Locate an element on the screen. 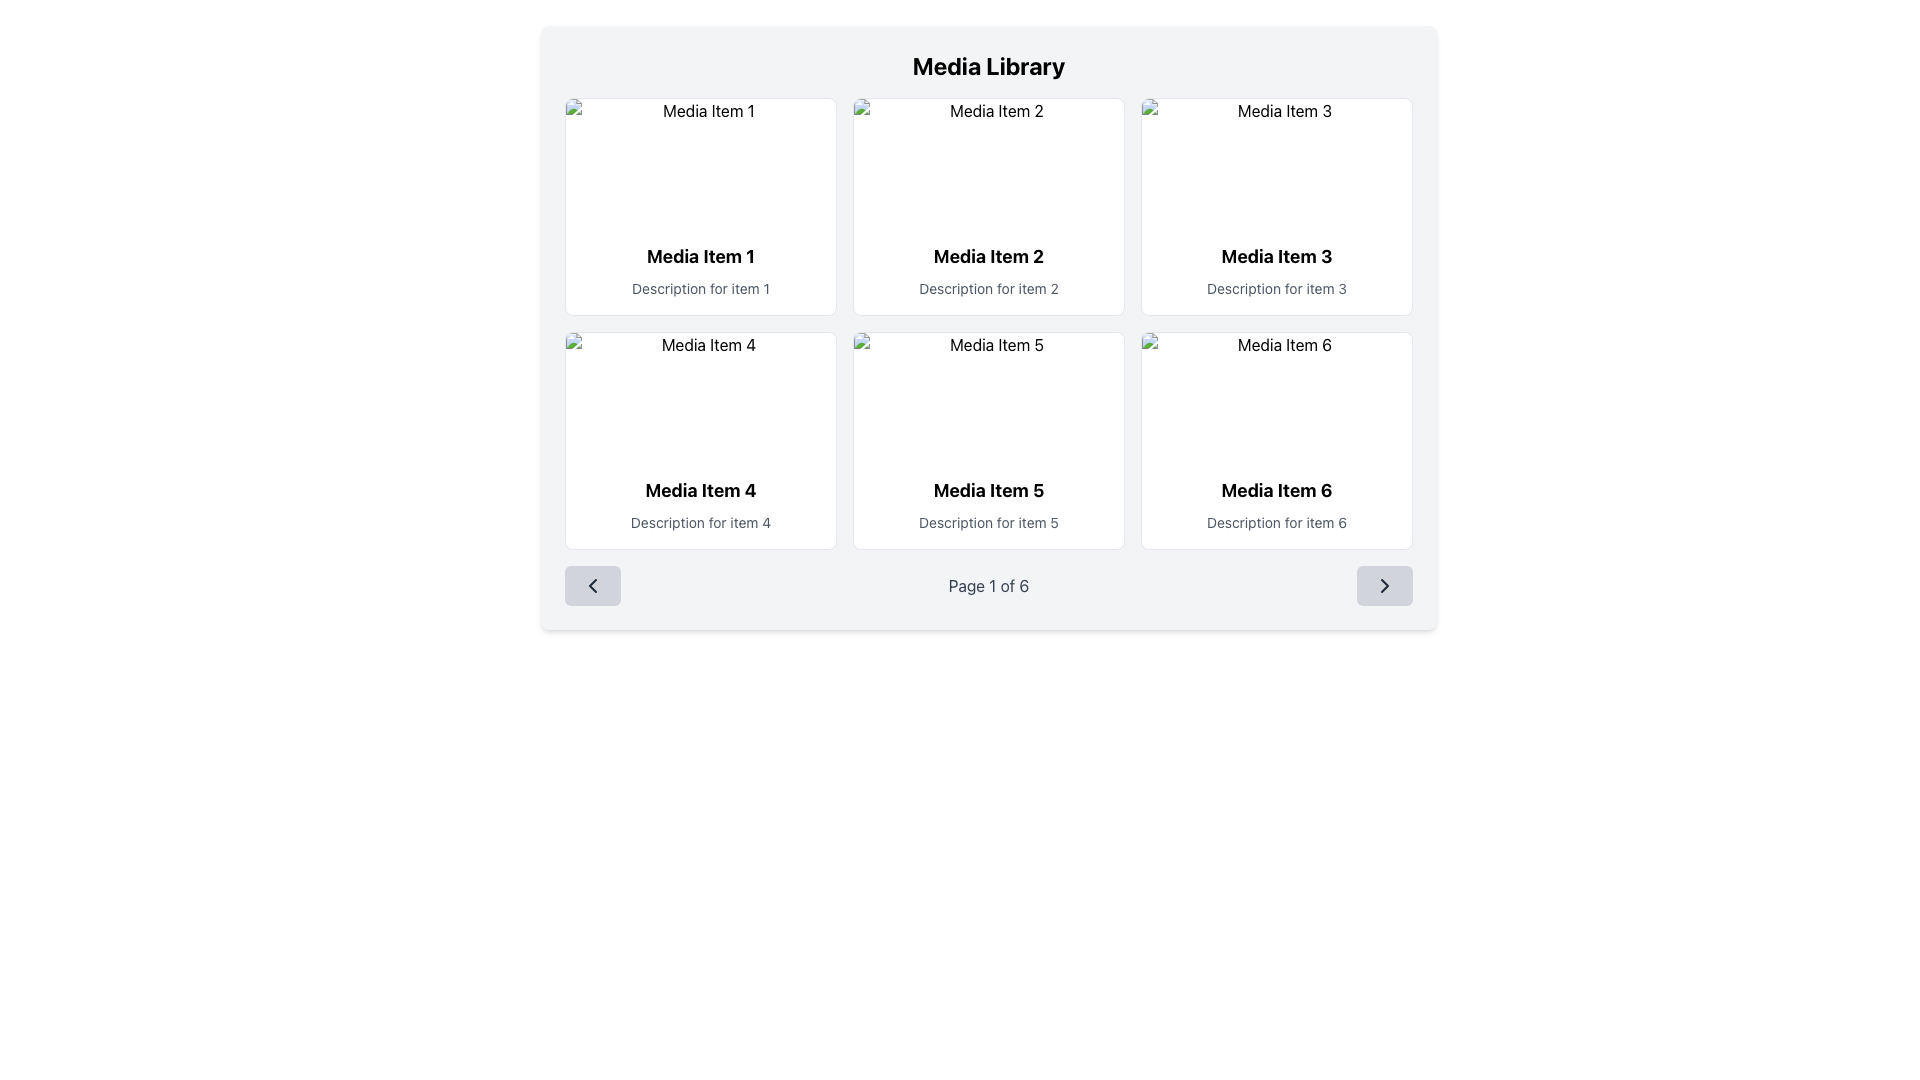 The height and width of the screenshot is (1080, 1920). the informational text block containing 'Media Item 2' and 'Description for item 2' located in the second column of the first row in a 3x2 grid is located at coordinates (988, 270).